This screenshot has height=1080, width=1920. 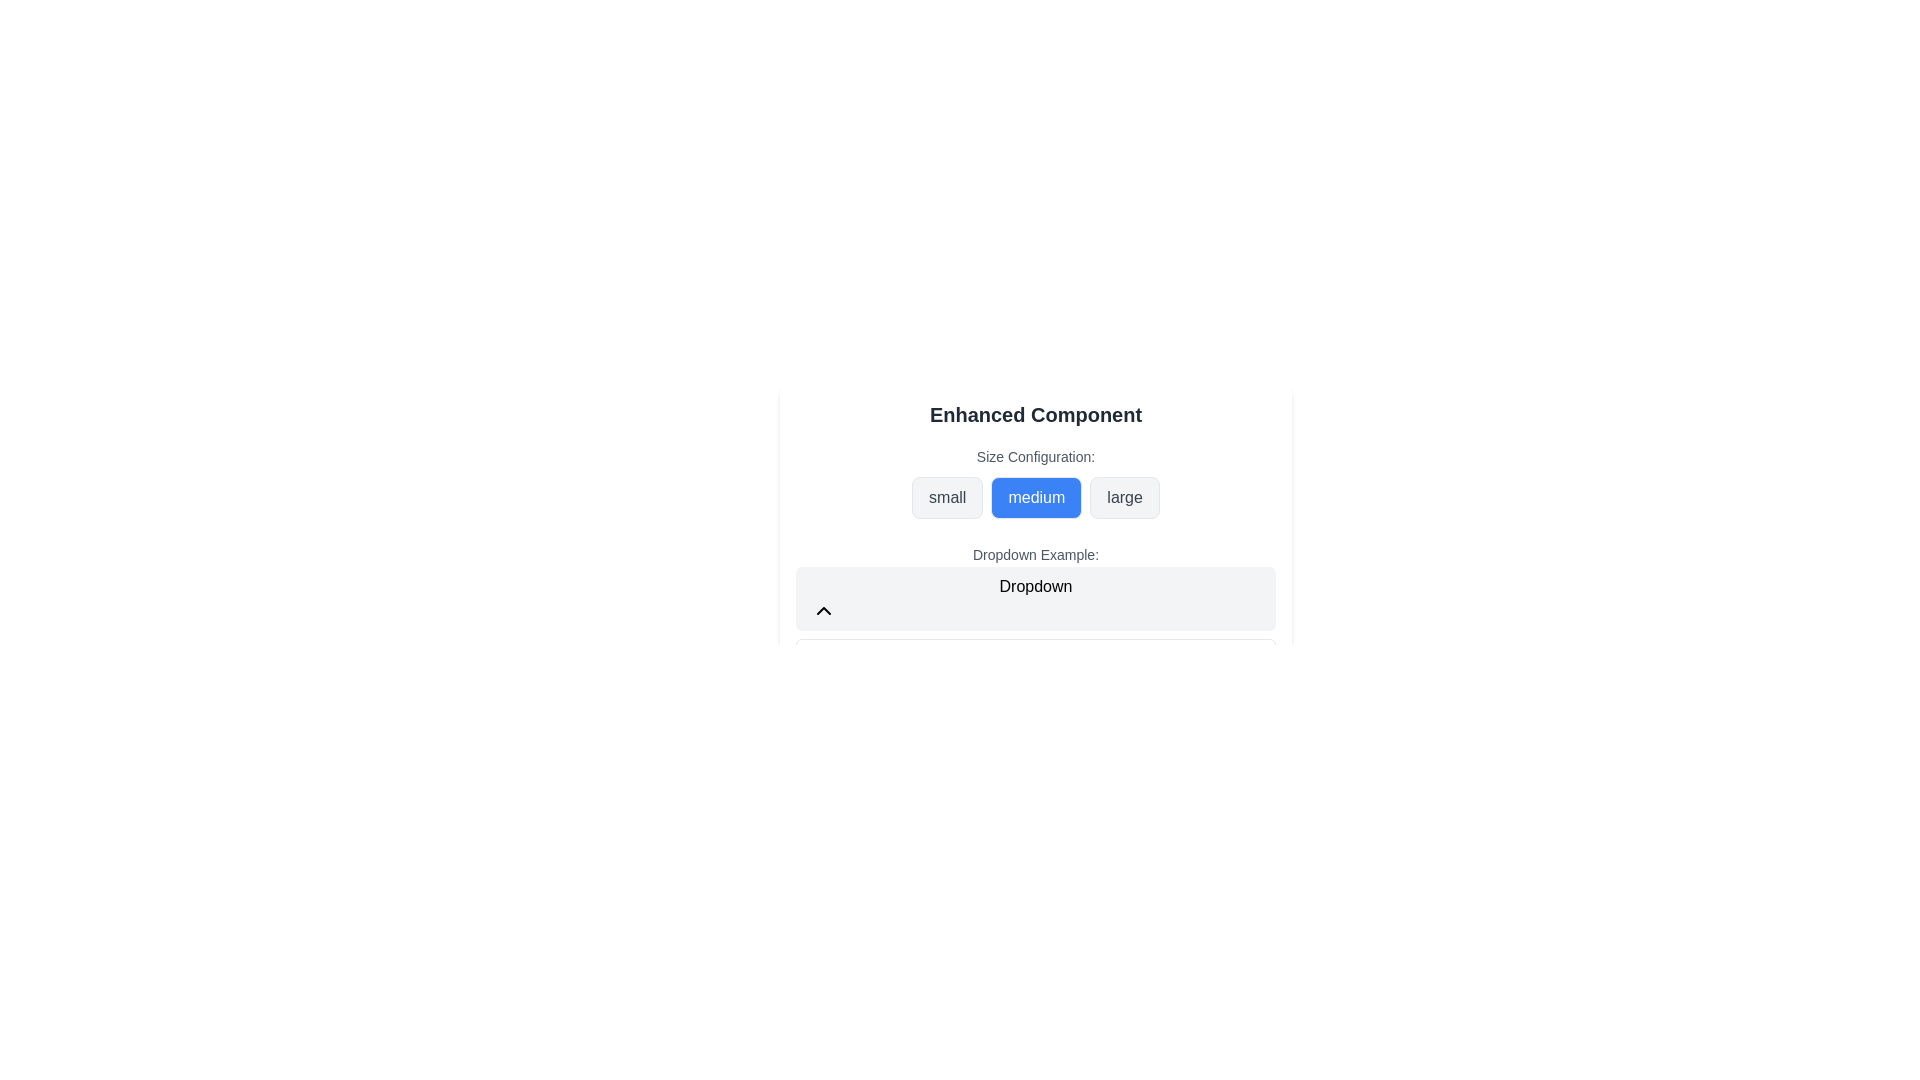 What do you see at coordinates (1036, 482) in the screenshot?
I see `the 'medium' button, which is a rounded rectangular button with a blue background and white text, located in the center of the three options under the 'Size Configuration' header` at bounding box center [1036, 482].